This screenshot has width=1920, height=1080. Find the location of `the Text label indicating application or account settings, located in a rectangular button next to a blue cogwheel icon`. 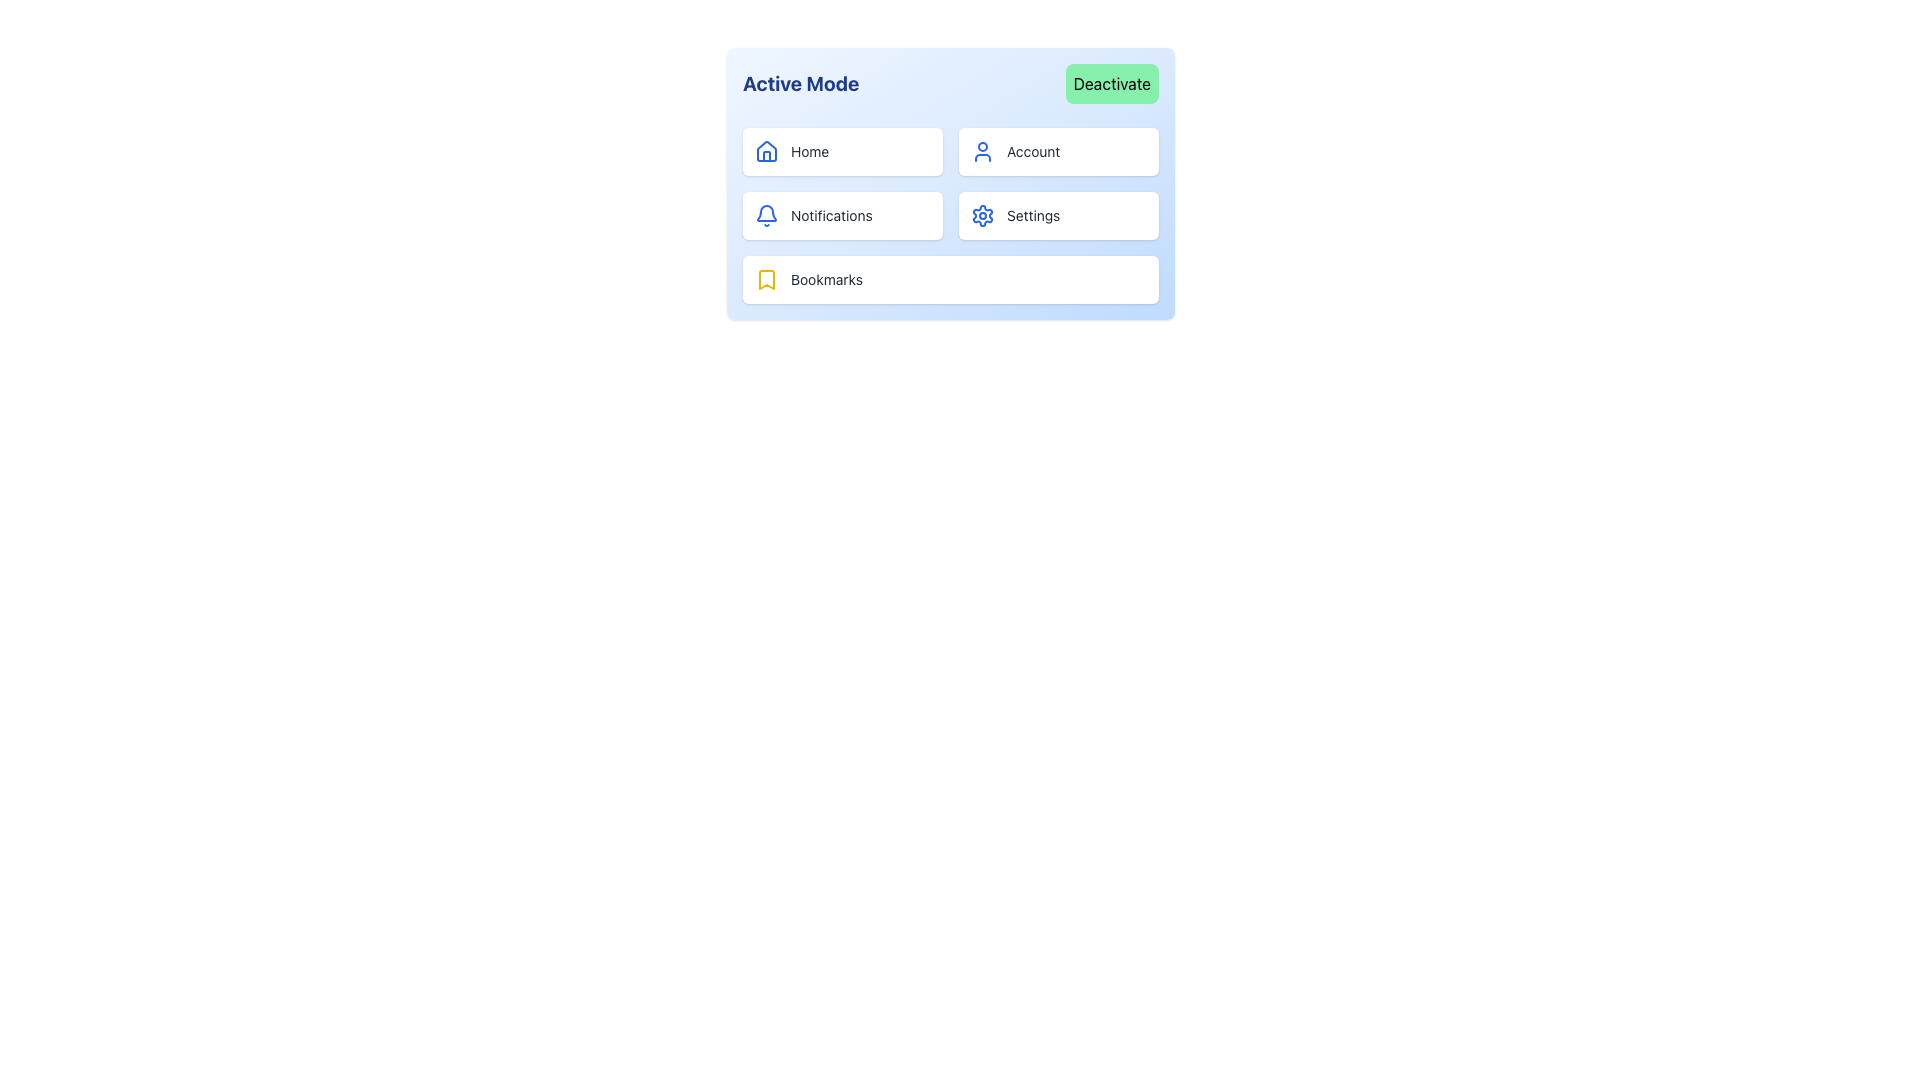

the Text label indicating application or account settings, located in a rectangular button next to a blue cogwheel icon is located at coordinates (1033, 216).